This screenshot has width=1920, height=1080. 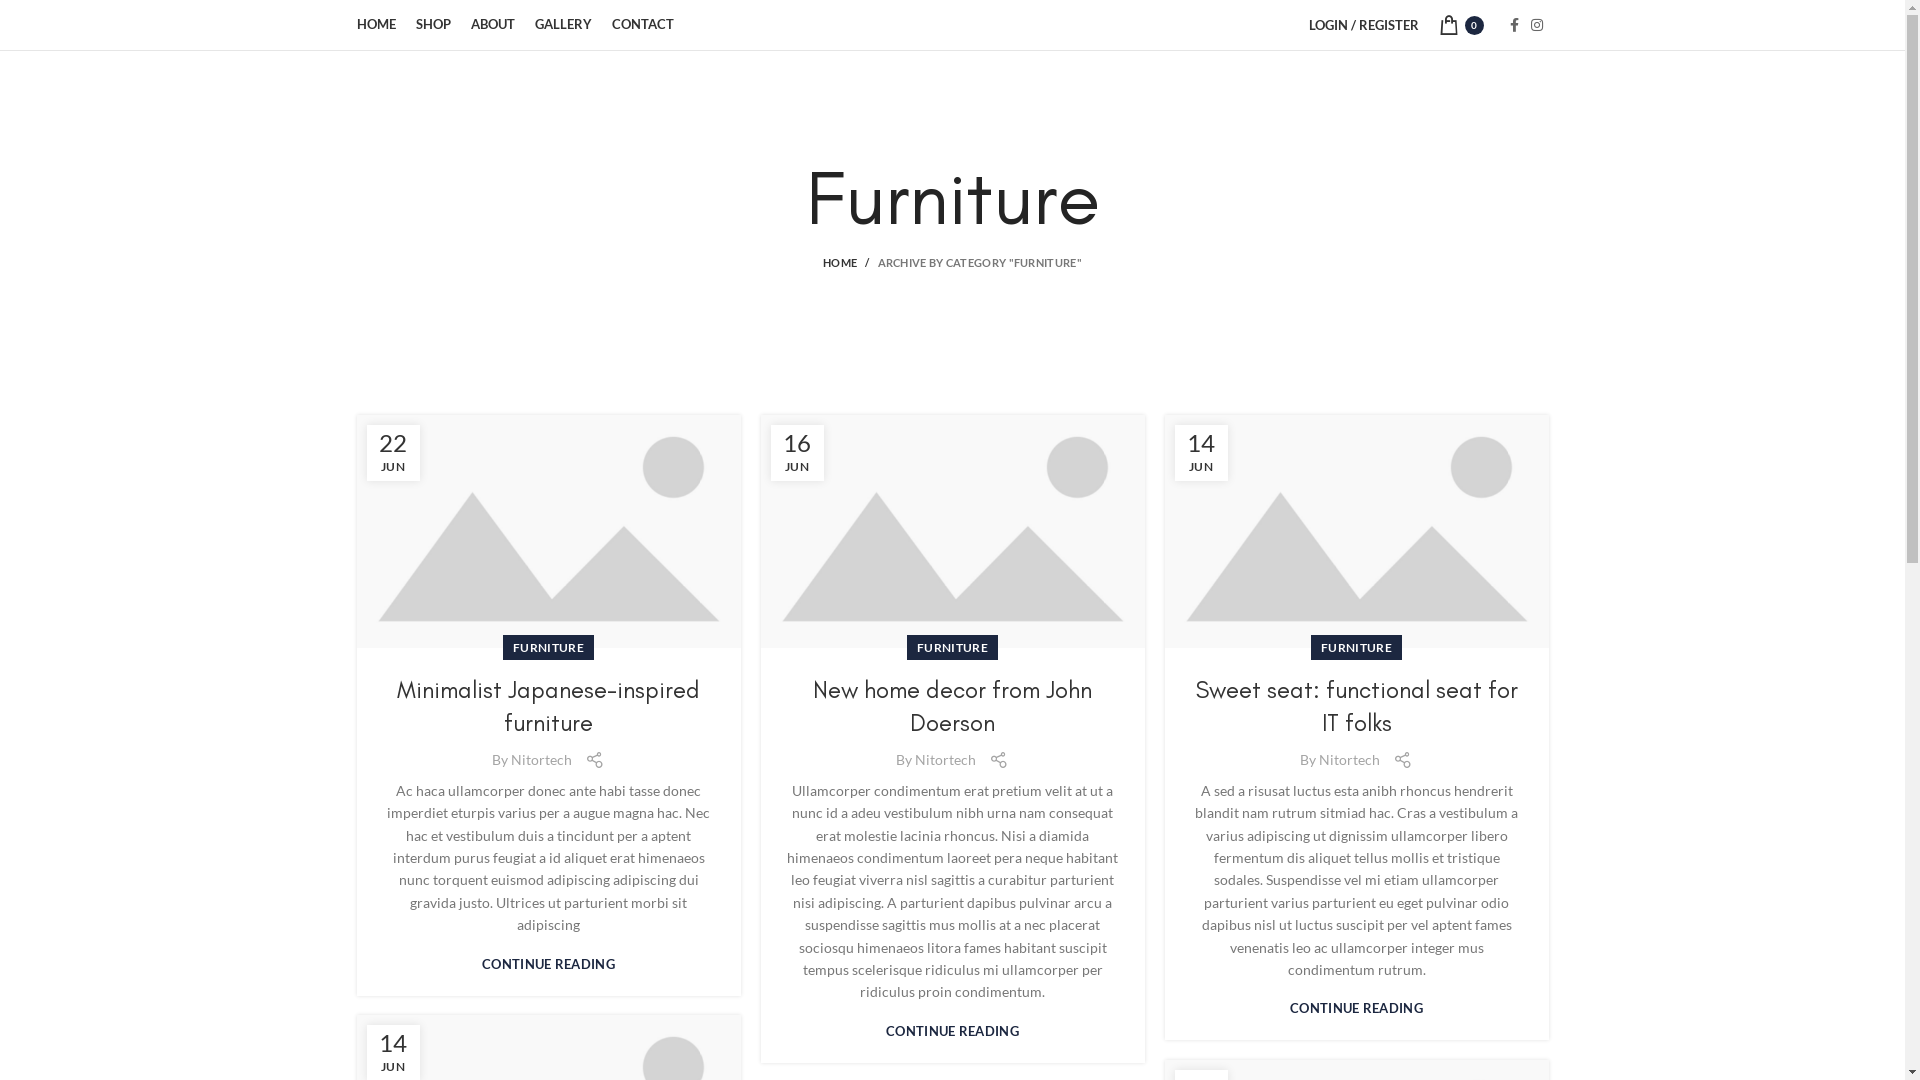 I want to click on 'SHOP', so click(x=432, y=24).